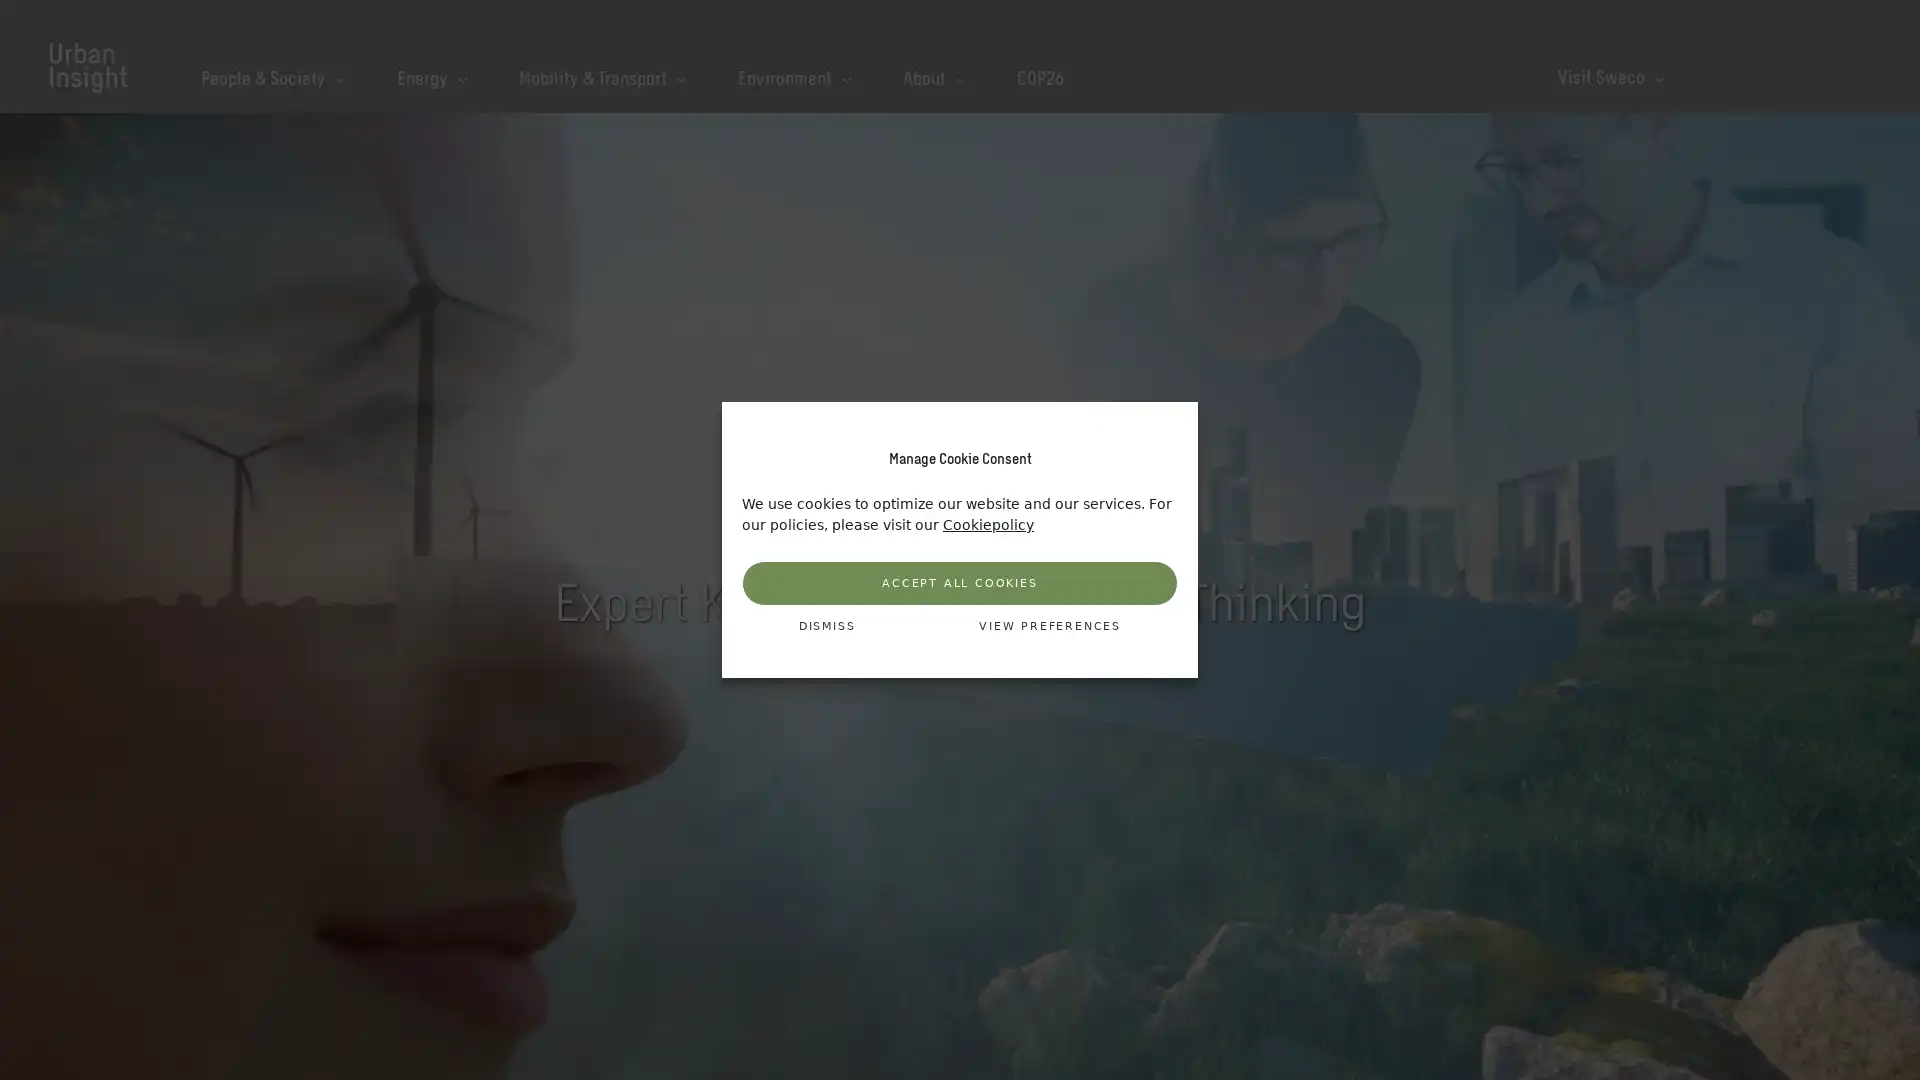 Image resolution: width=1920 pixels, height=1080 pixels. I want to click on DISMISS, so click(826, 626).